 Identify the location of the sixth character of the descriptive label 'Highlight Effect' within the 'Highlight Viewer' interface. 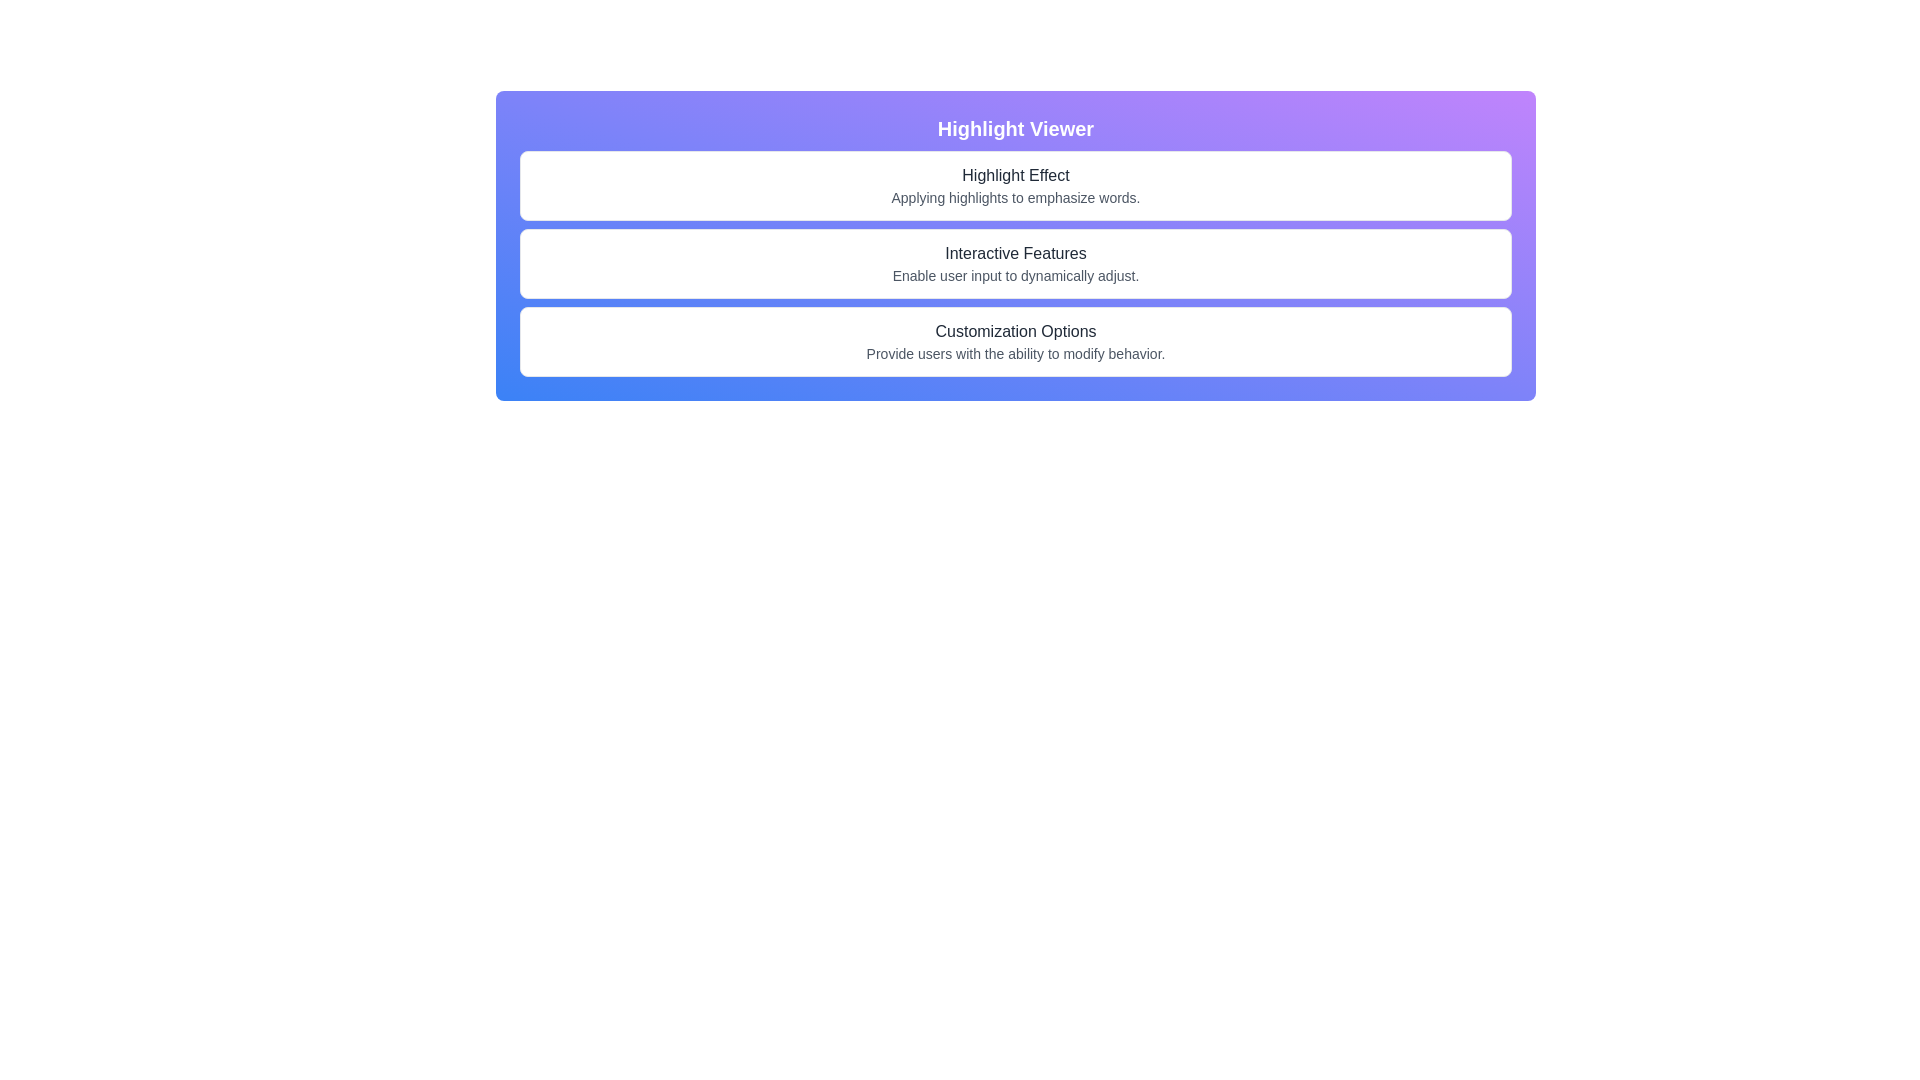
(1000, 174).